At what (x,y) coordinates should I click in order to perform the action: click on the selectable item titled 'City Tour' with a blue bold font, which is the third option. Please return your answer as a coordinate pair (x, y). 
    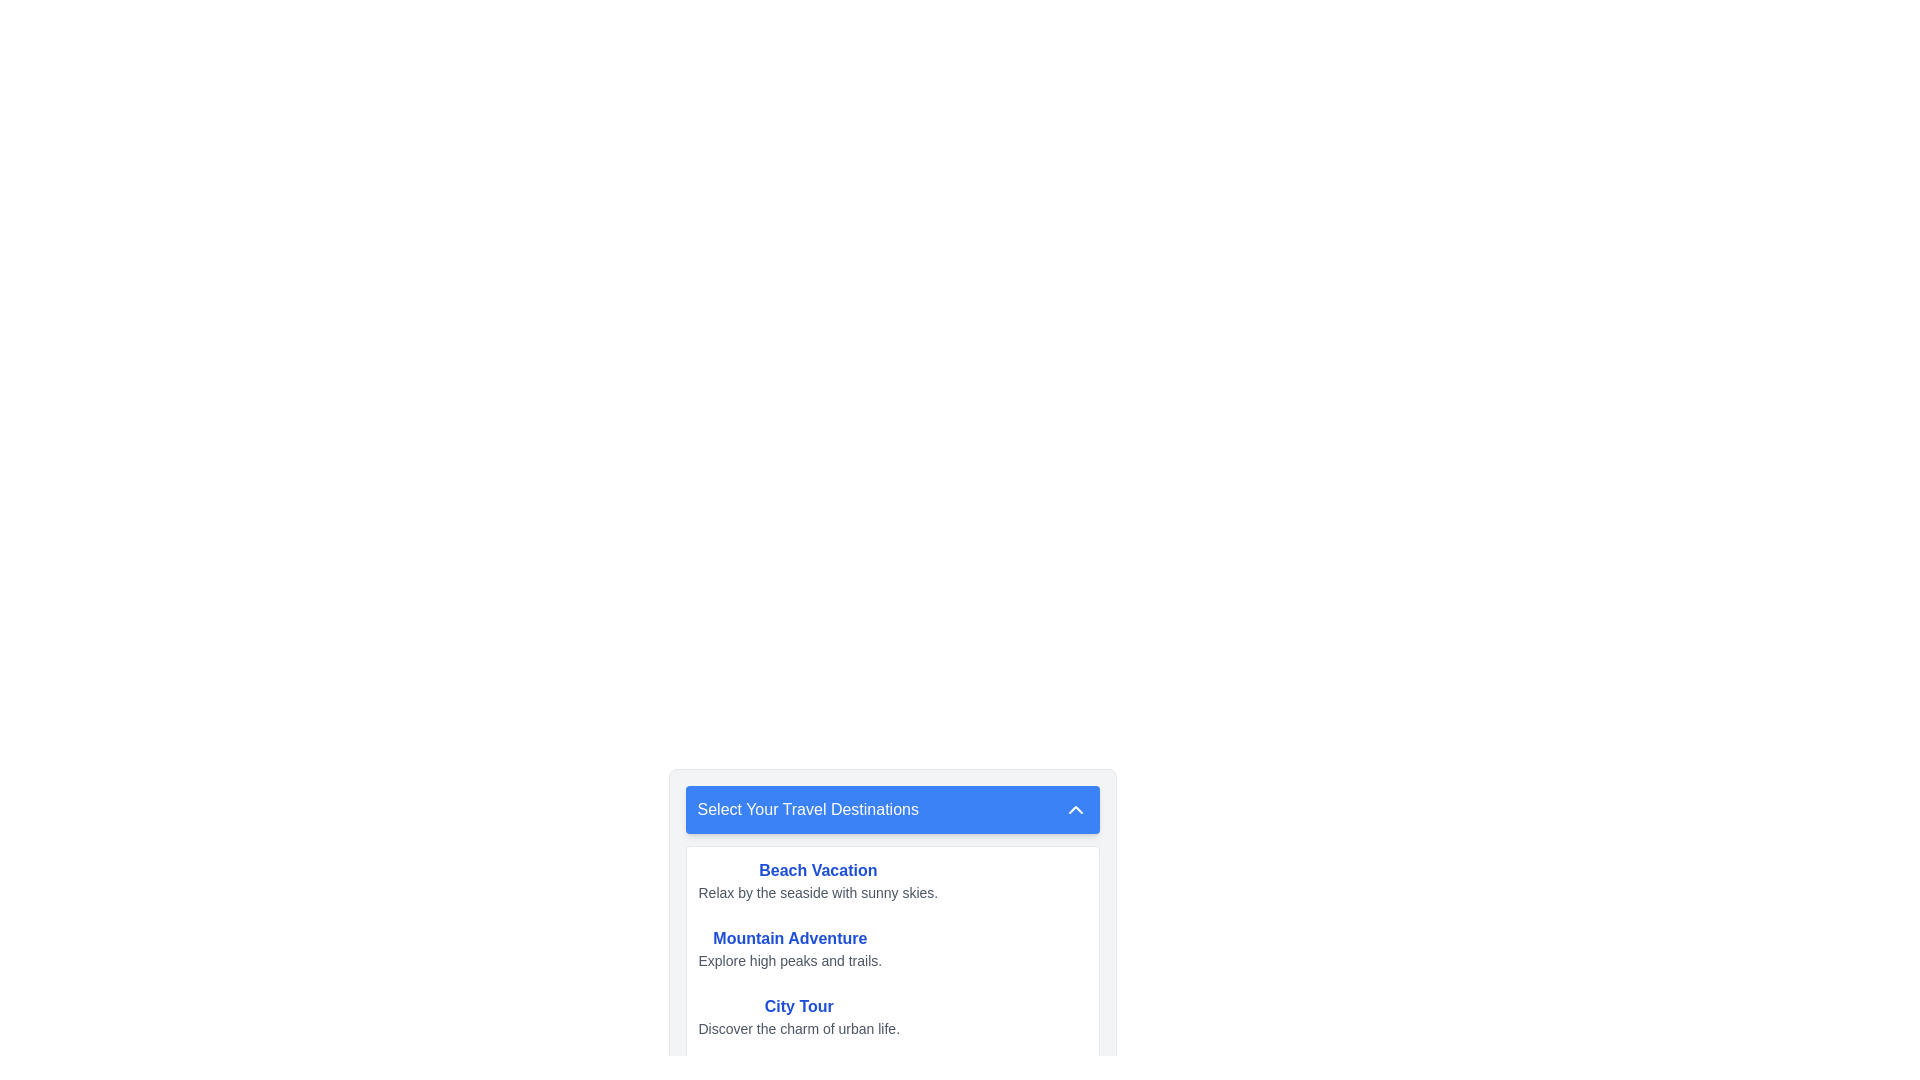
    Looking at the image, I should click on (891, 1017).